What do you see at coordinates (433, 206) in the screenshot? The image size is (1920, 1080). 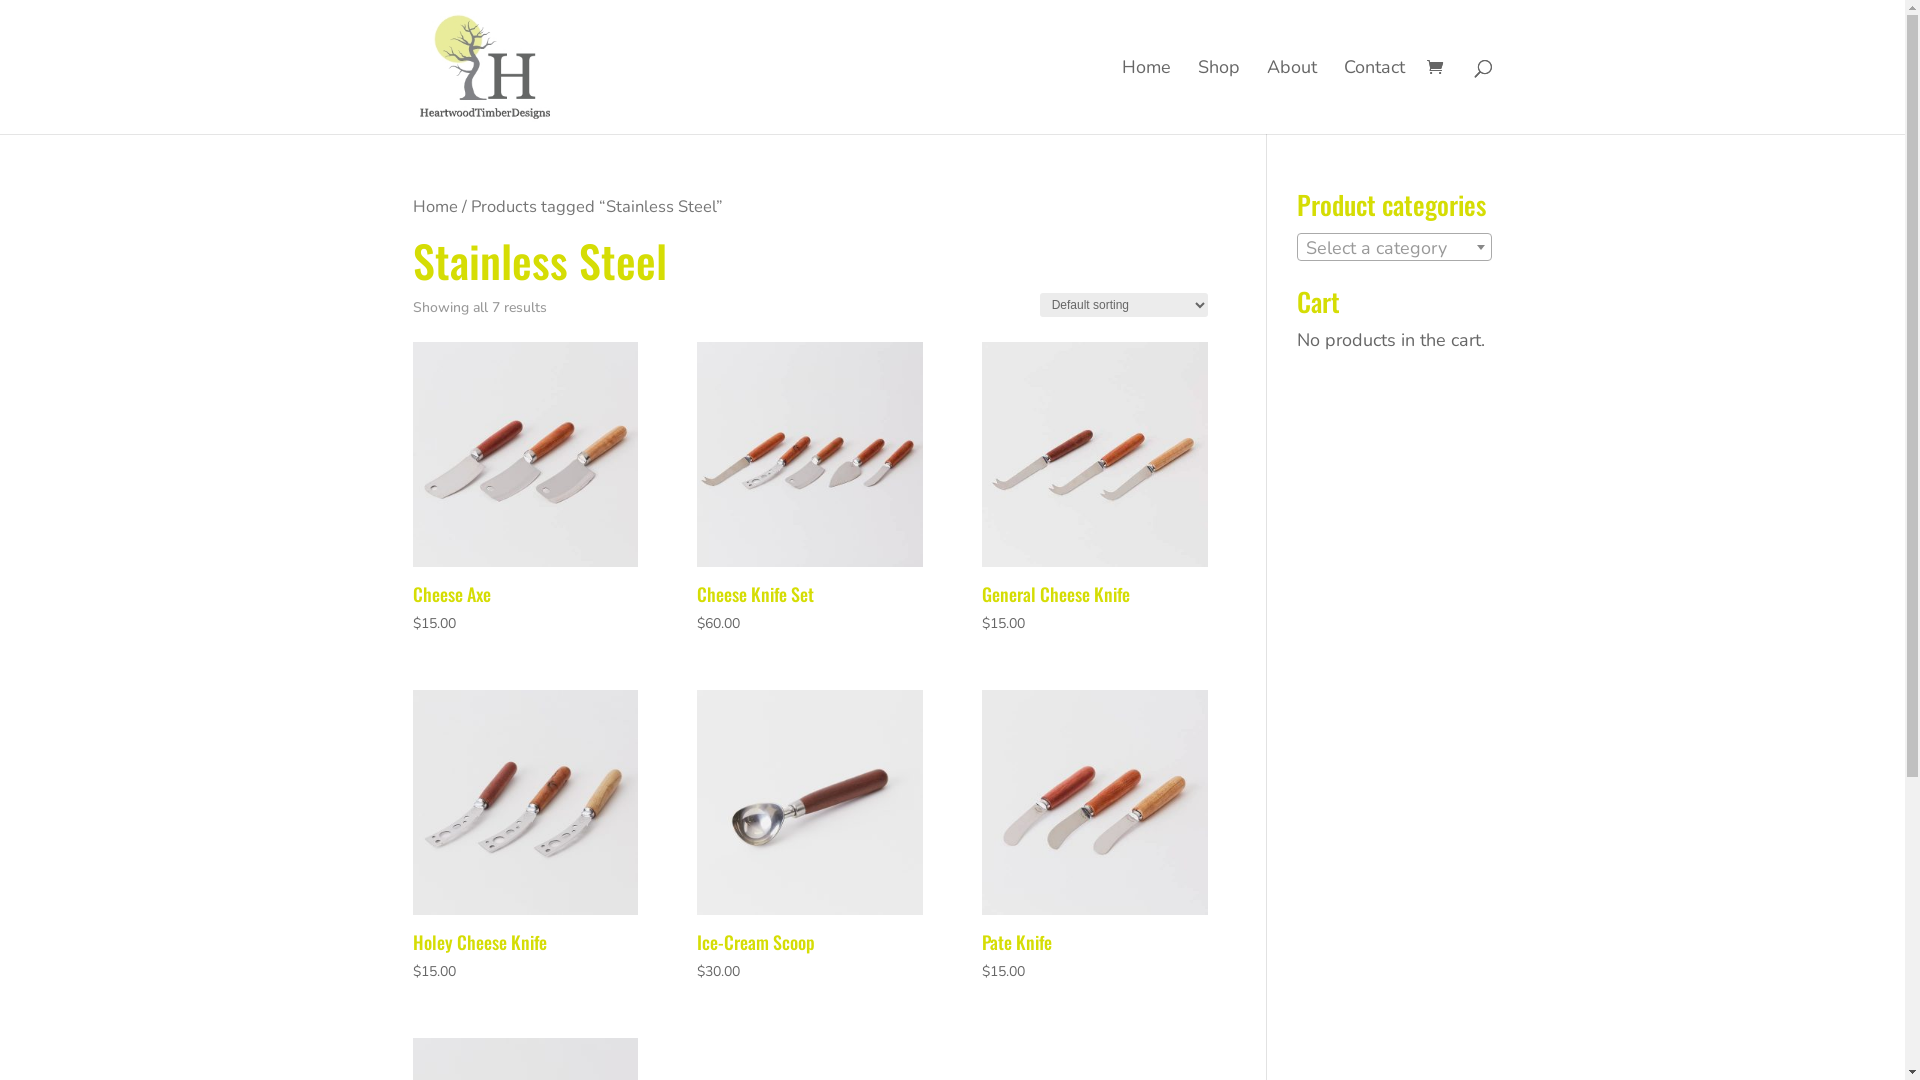 I see `'Home'` at bounding box center [433, 206].